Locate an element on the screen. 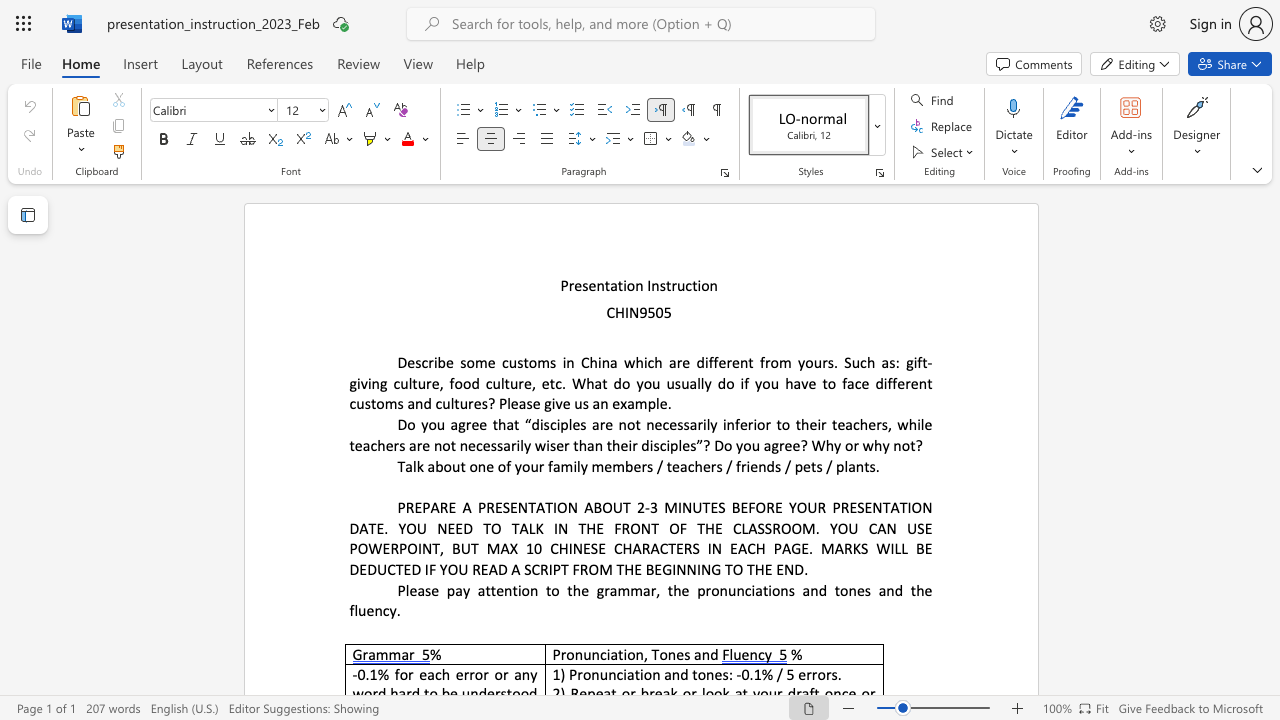 Image resolution: width=1280 pixels, height=720 pixels. the subset text "ciati" within the text "Pronunciation," is located at coordinates (599, 654).